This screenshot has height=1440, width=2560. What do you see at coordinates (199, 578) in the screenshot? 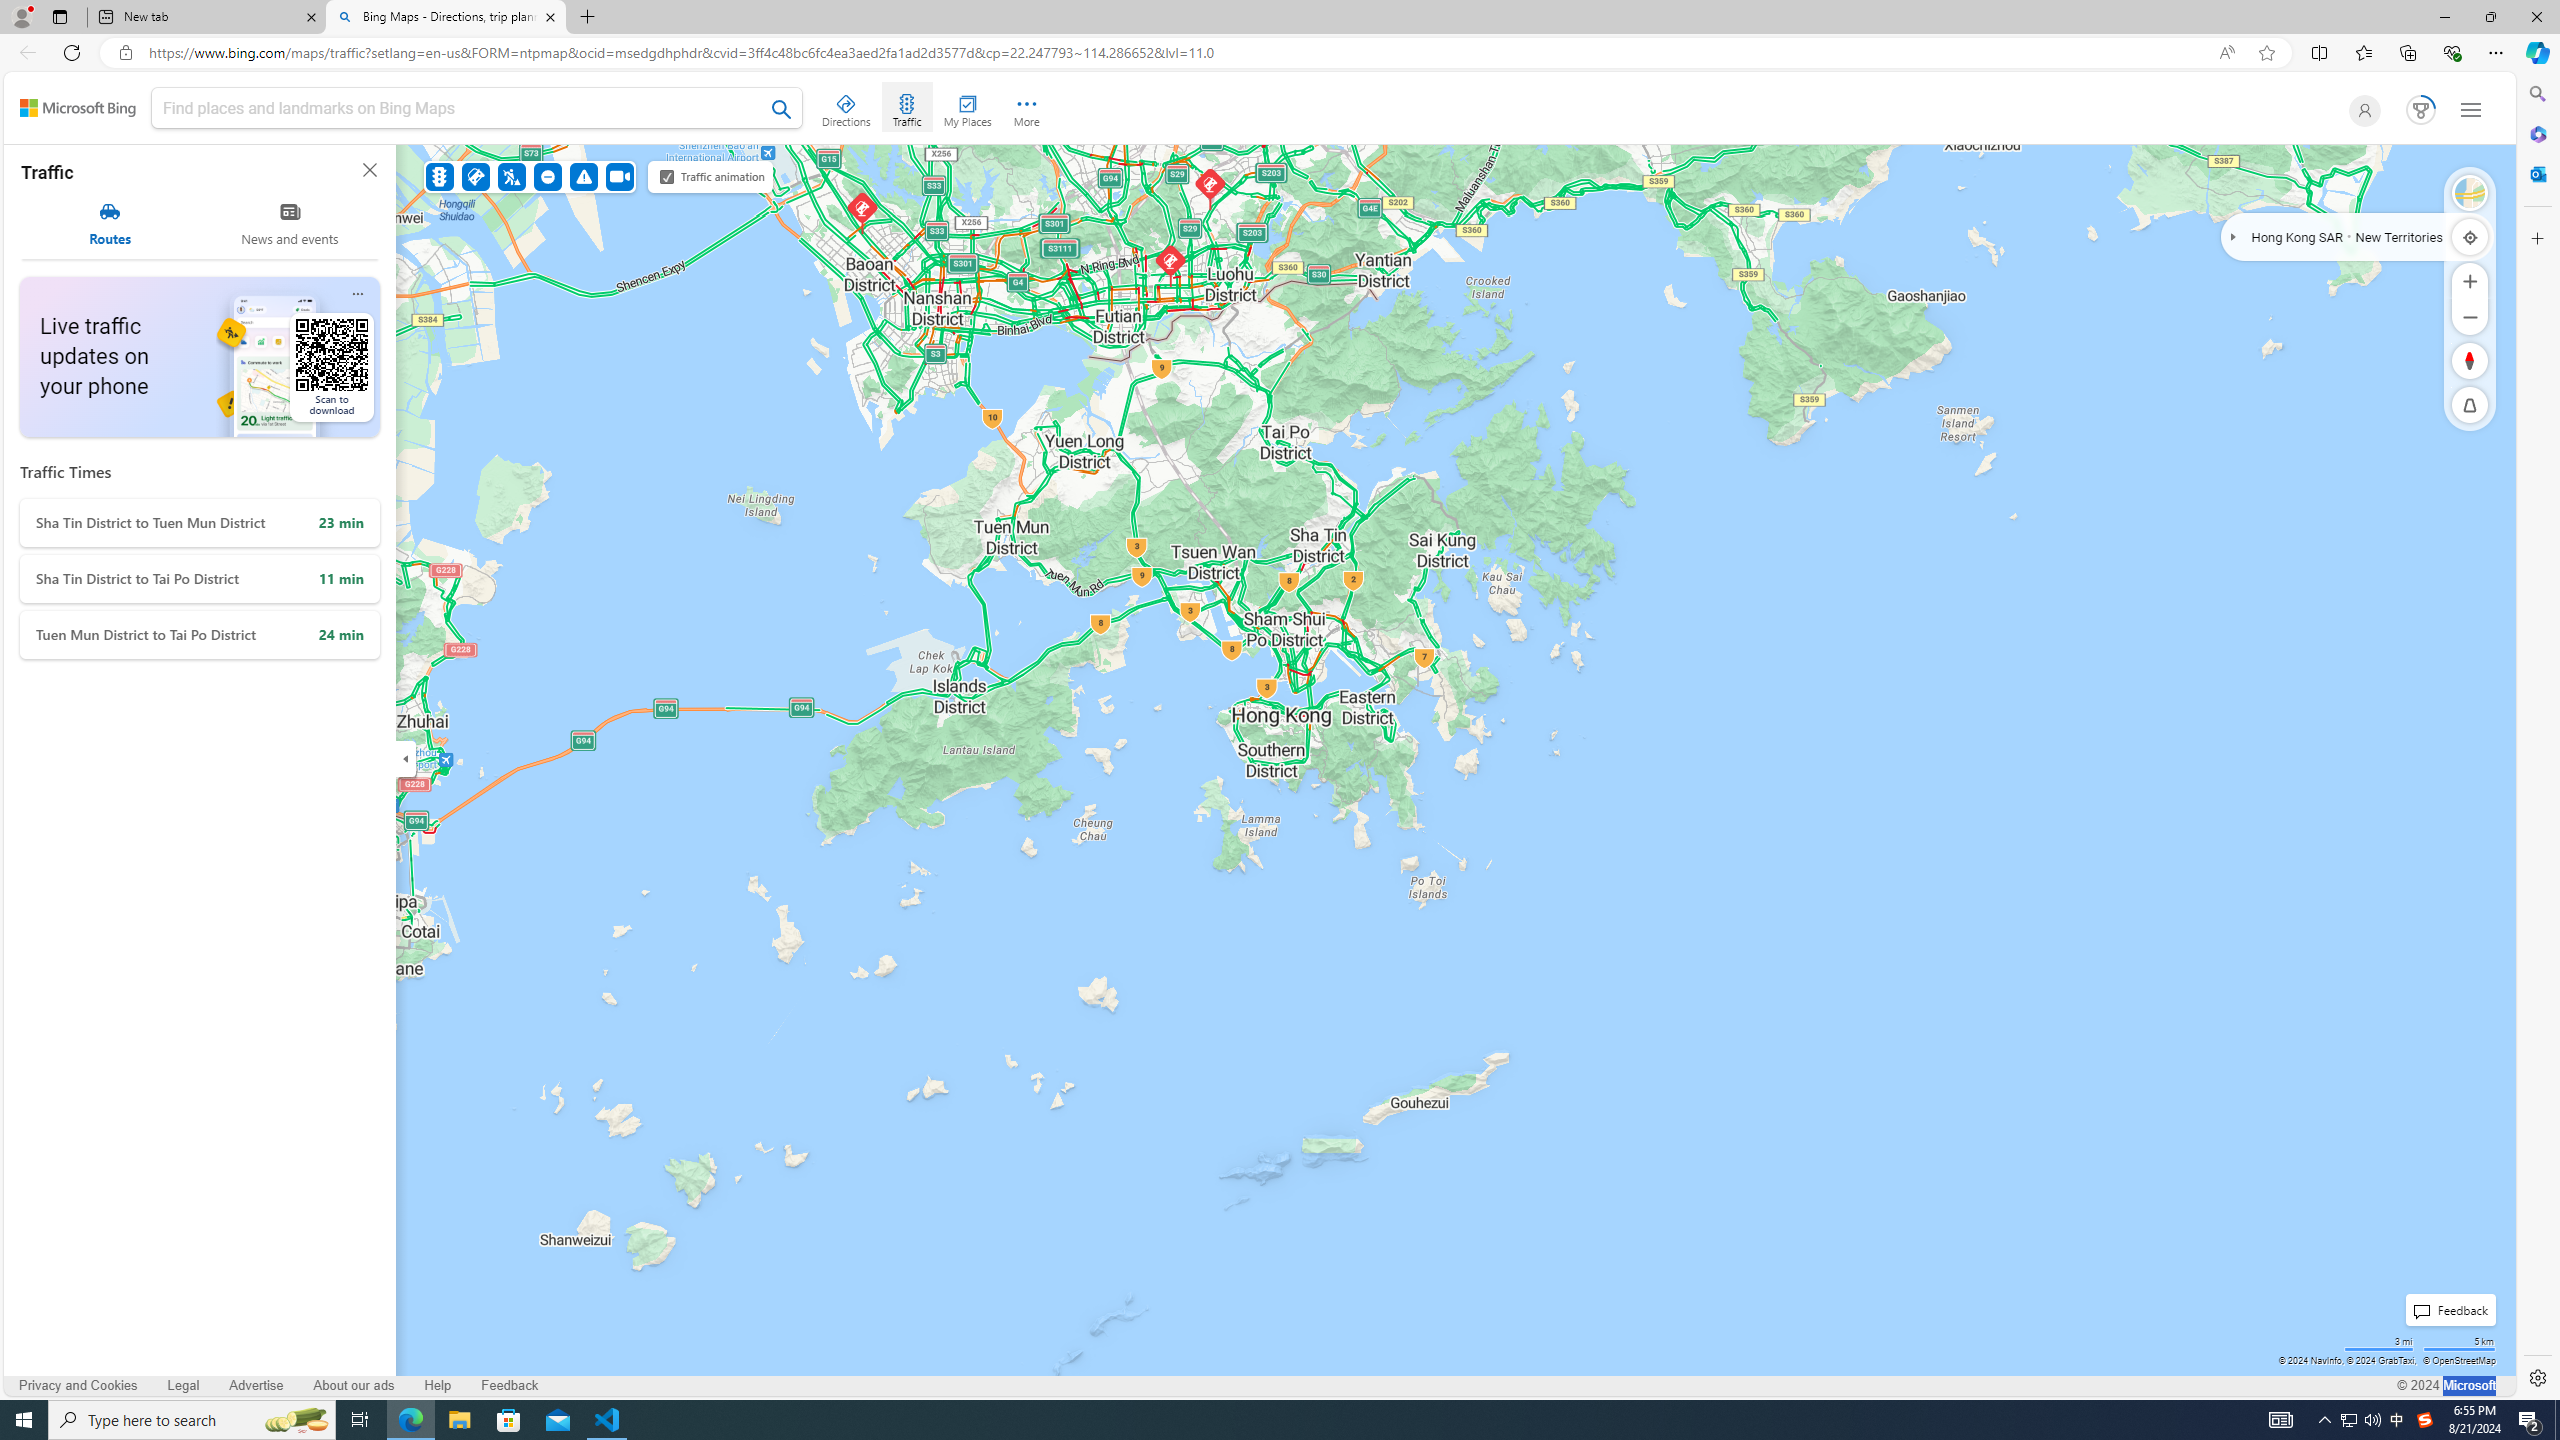
I see `'Sha Tin District to Tai Po District'` at bounding box center [199, 578].